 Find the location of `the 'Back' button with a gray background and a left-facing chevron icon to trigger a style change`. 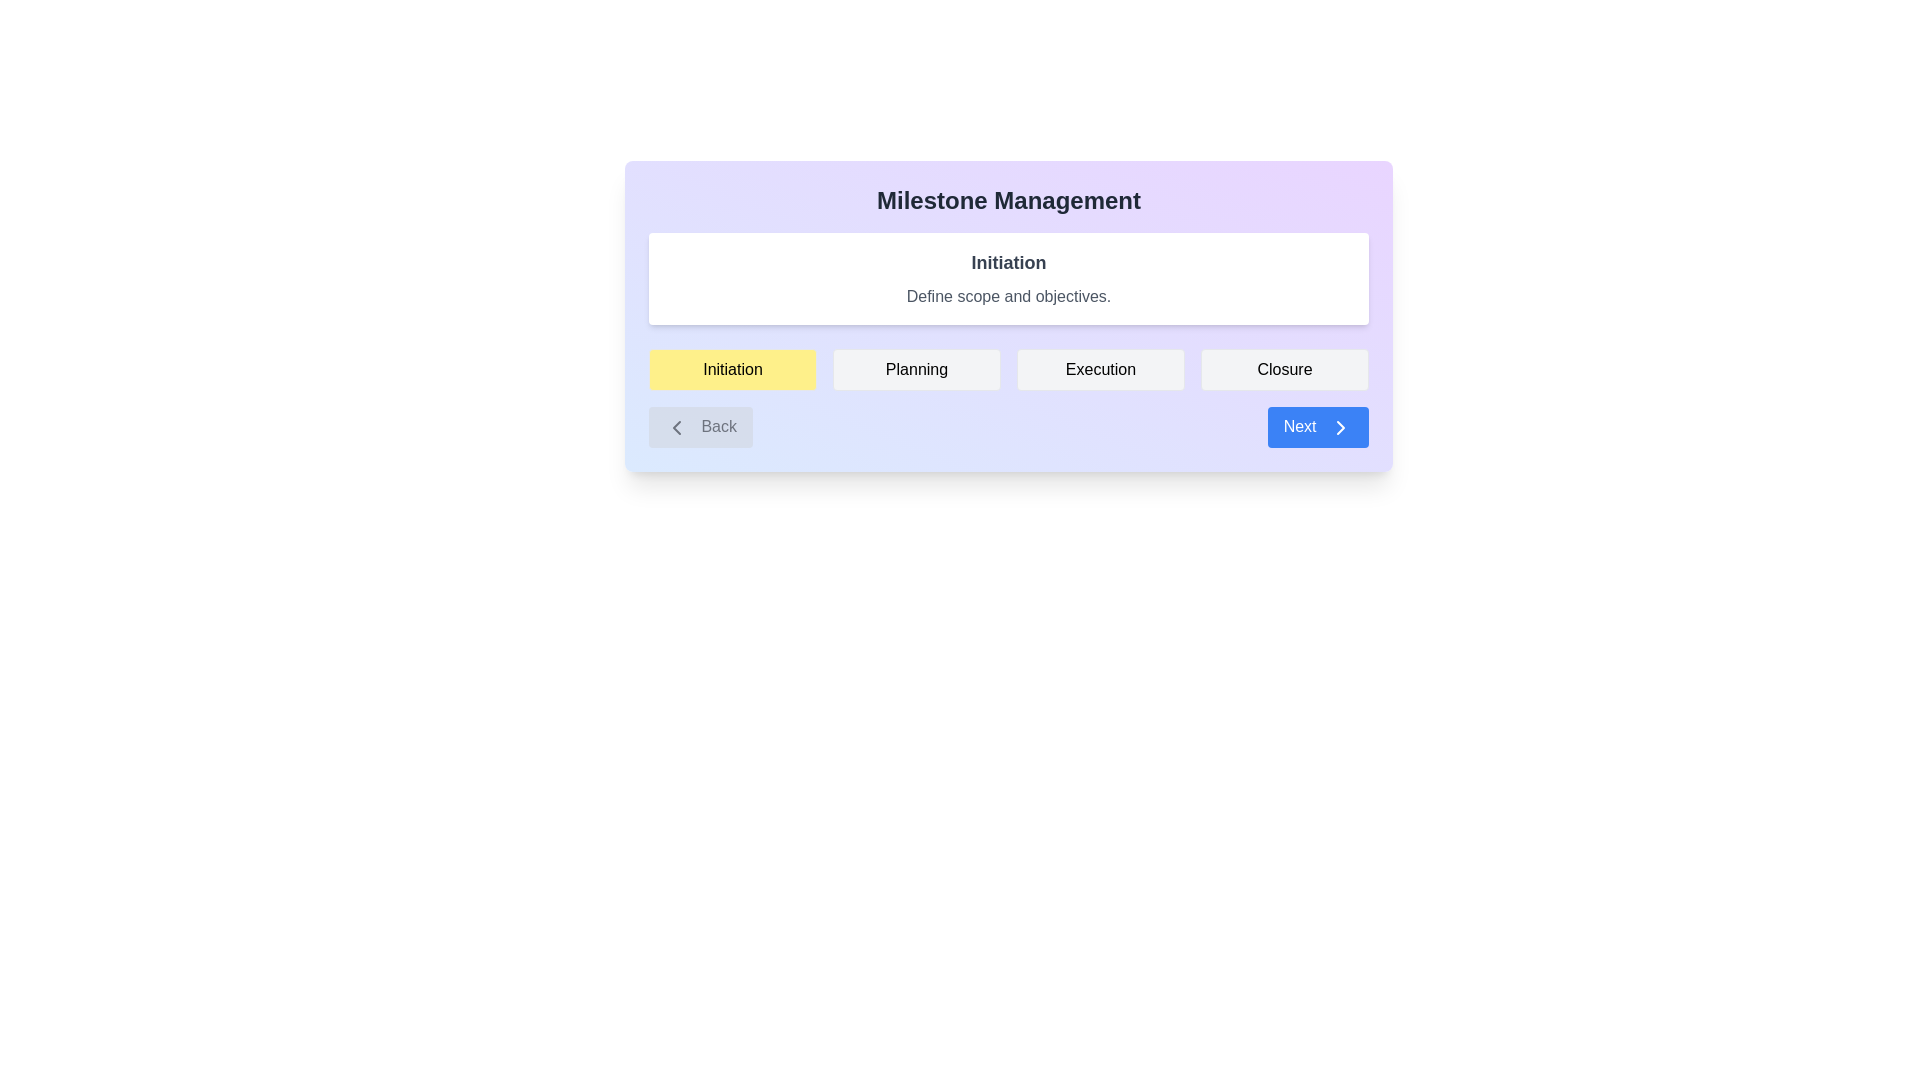

the 'Back' button with a gray background and a left-facing chevron icon to trigger a style change is located at coordinates (700, 426).